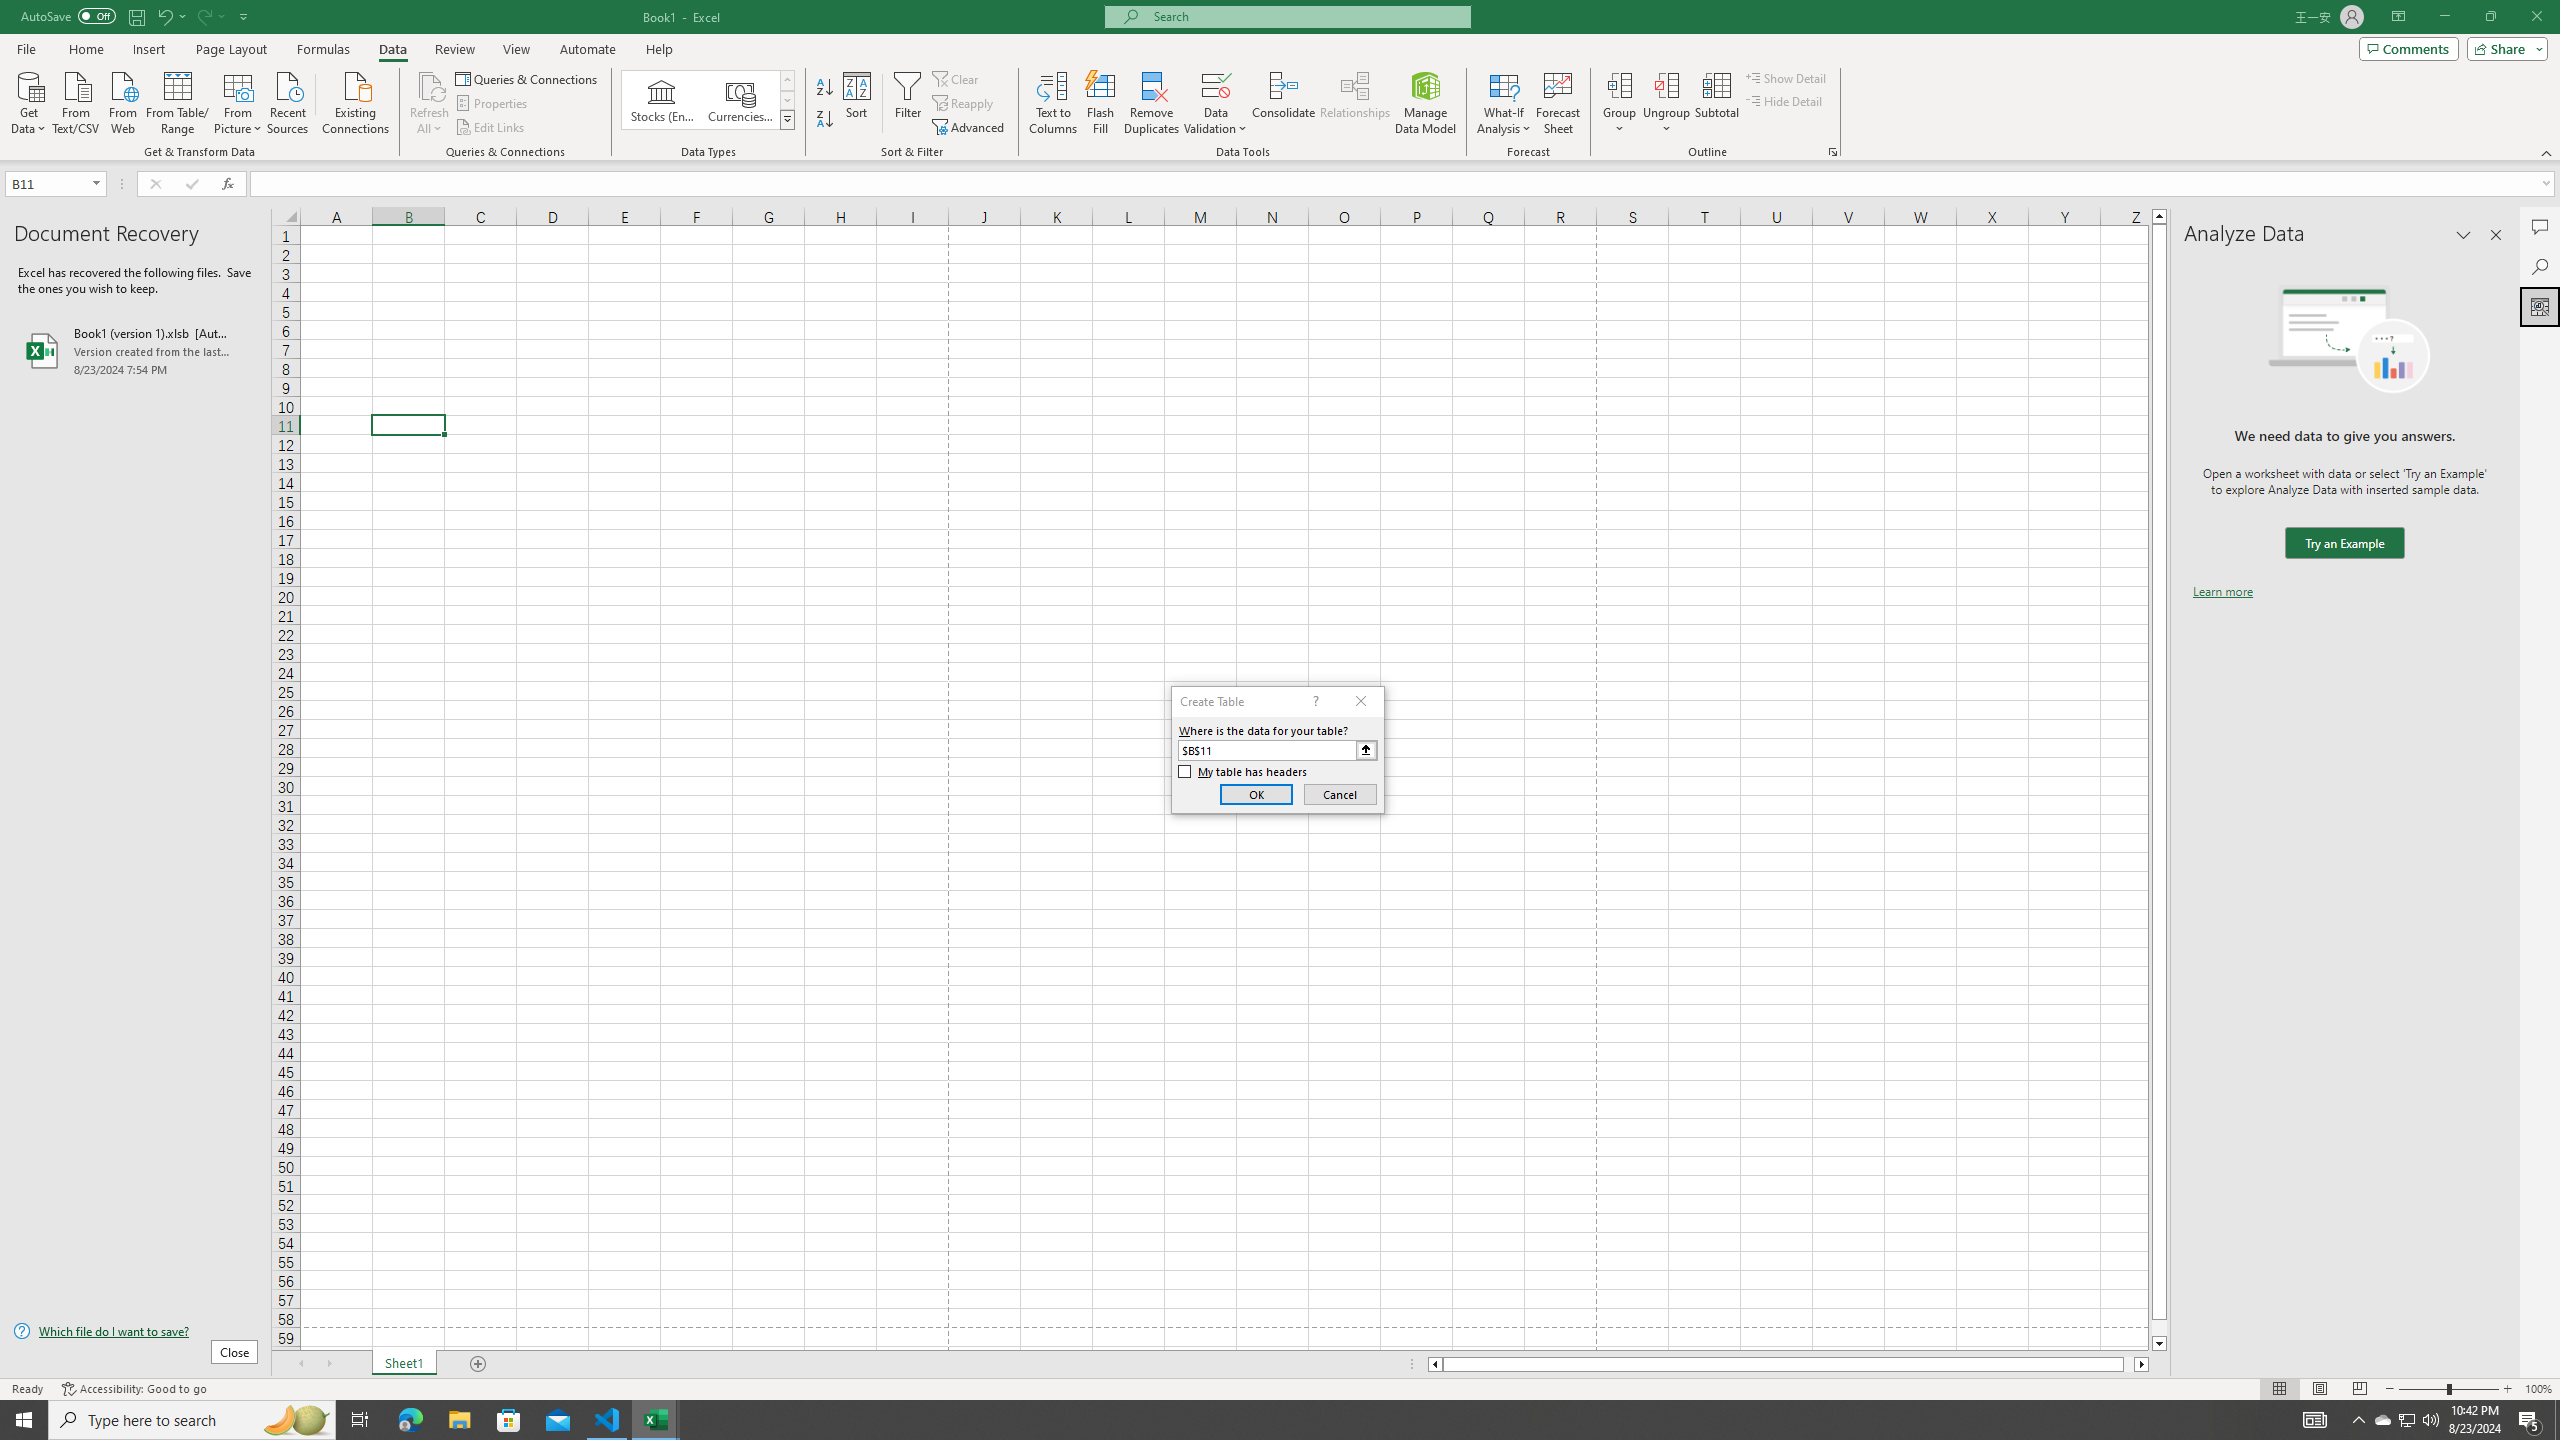  What do you see at coordinates (1354, 103) in the screenshot?
I see `'Relationships'` at bounding box center [1354, 103].